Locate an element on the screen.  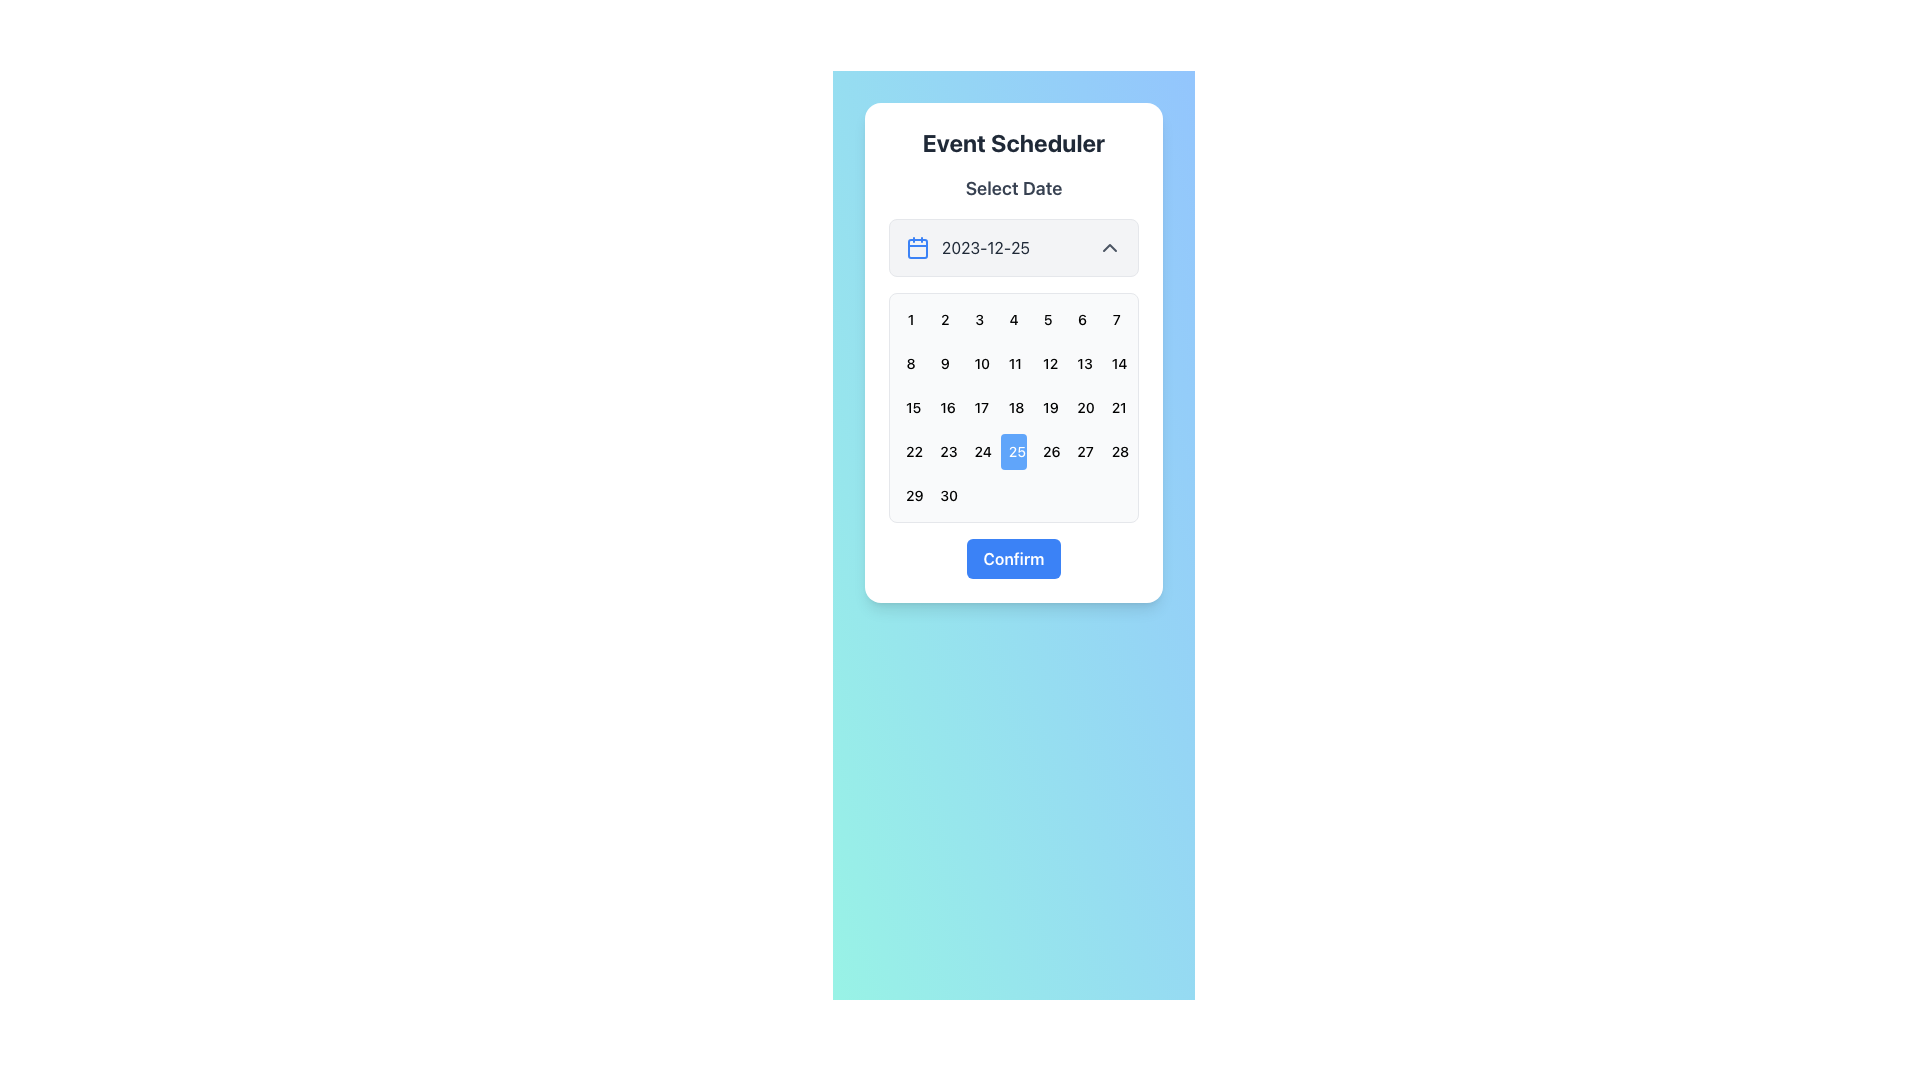
the interactive calendar date cell located in the third column of the third row is located at coordinates (979, 407).